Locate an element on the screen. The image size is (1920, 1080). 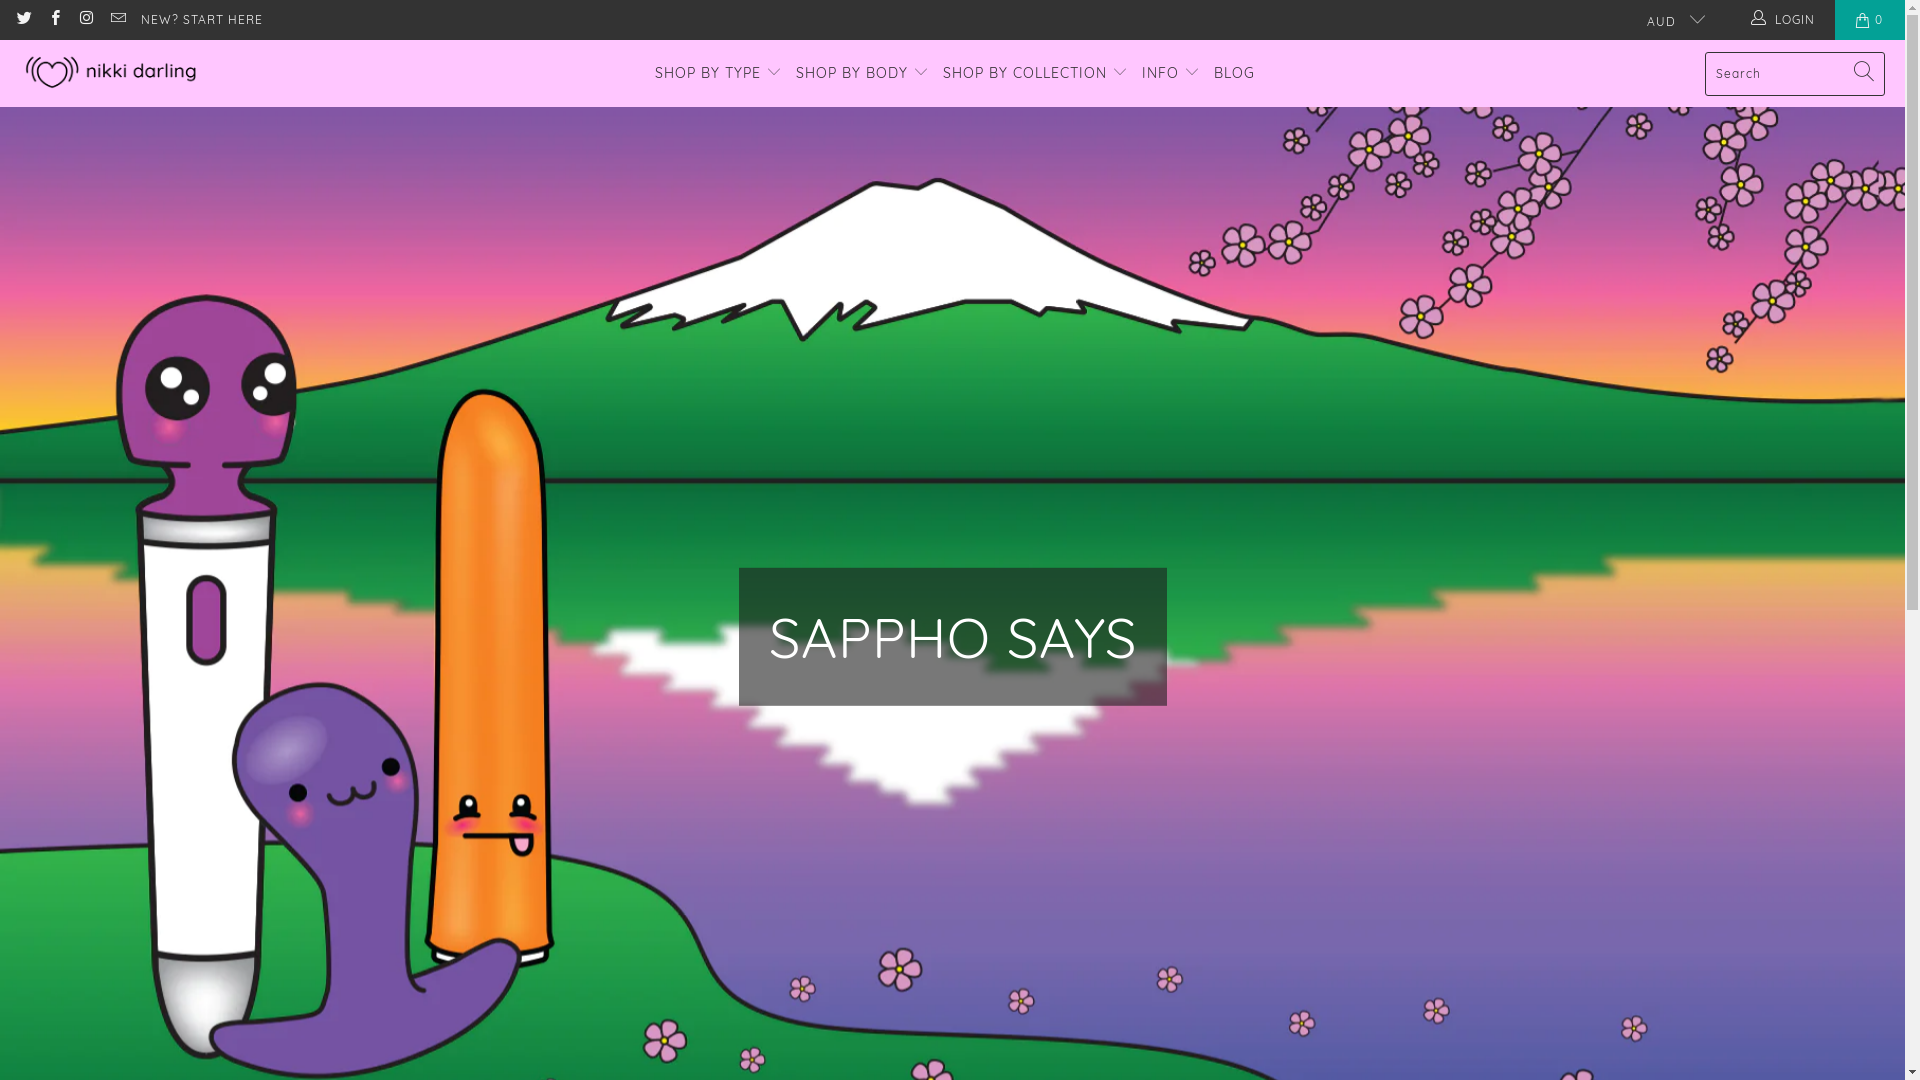
'SHOP BY COLLECTION' is located at coordinates (1035, 72).